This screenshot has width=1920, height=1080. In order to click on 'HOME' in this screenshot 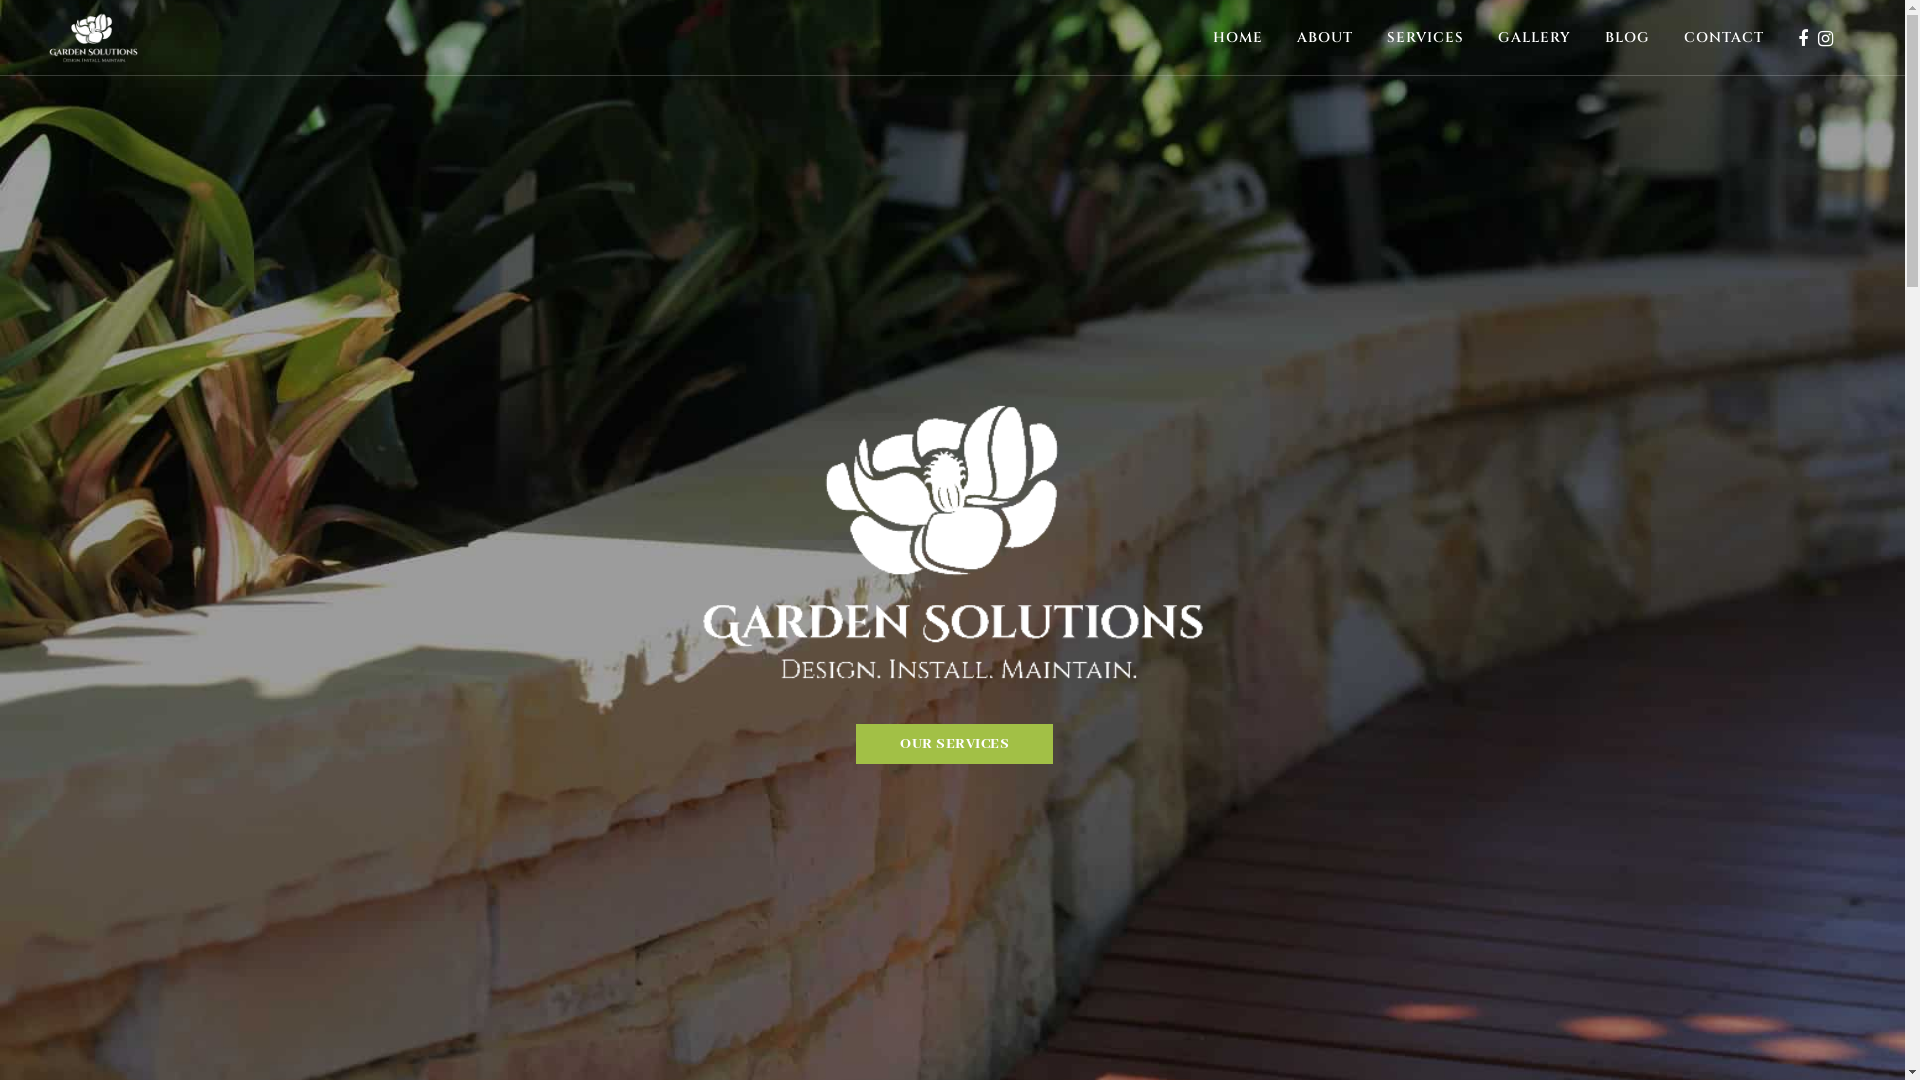, I will do `click(1237, 37)`.